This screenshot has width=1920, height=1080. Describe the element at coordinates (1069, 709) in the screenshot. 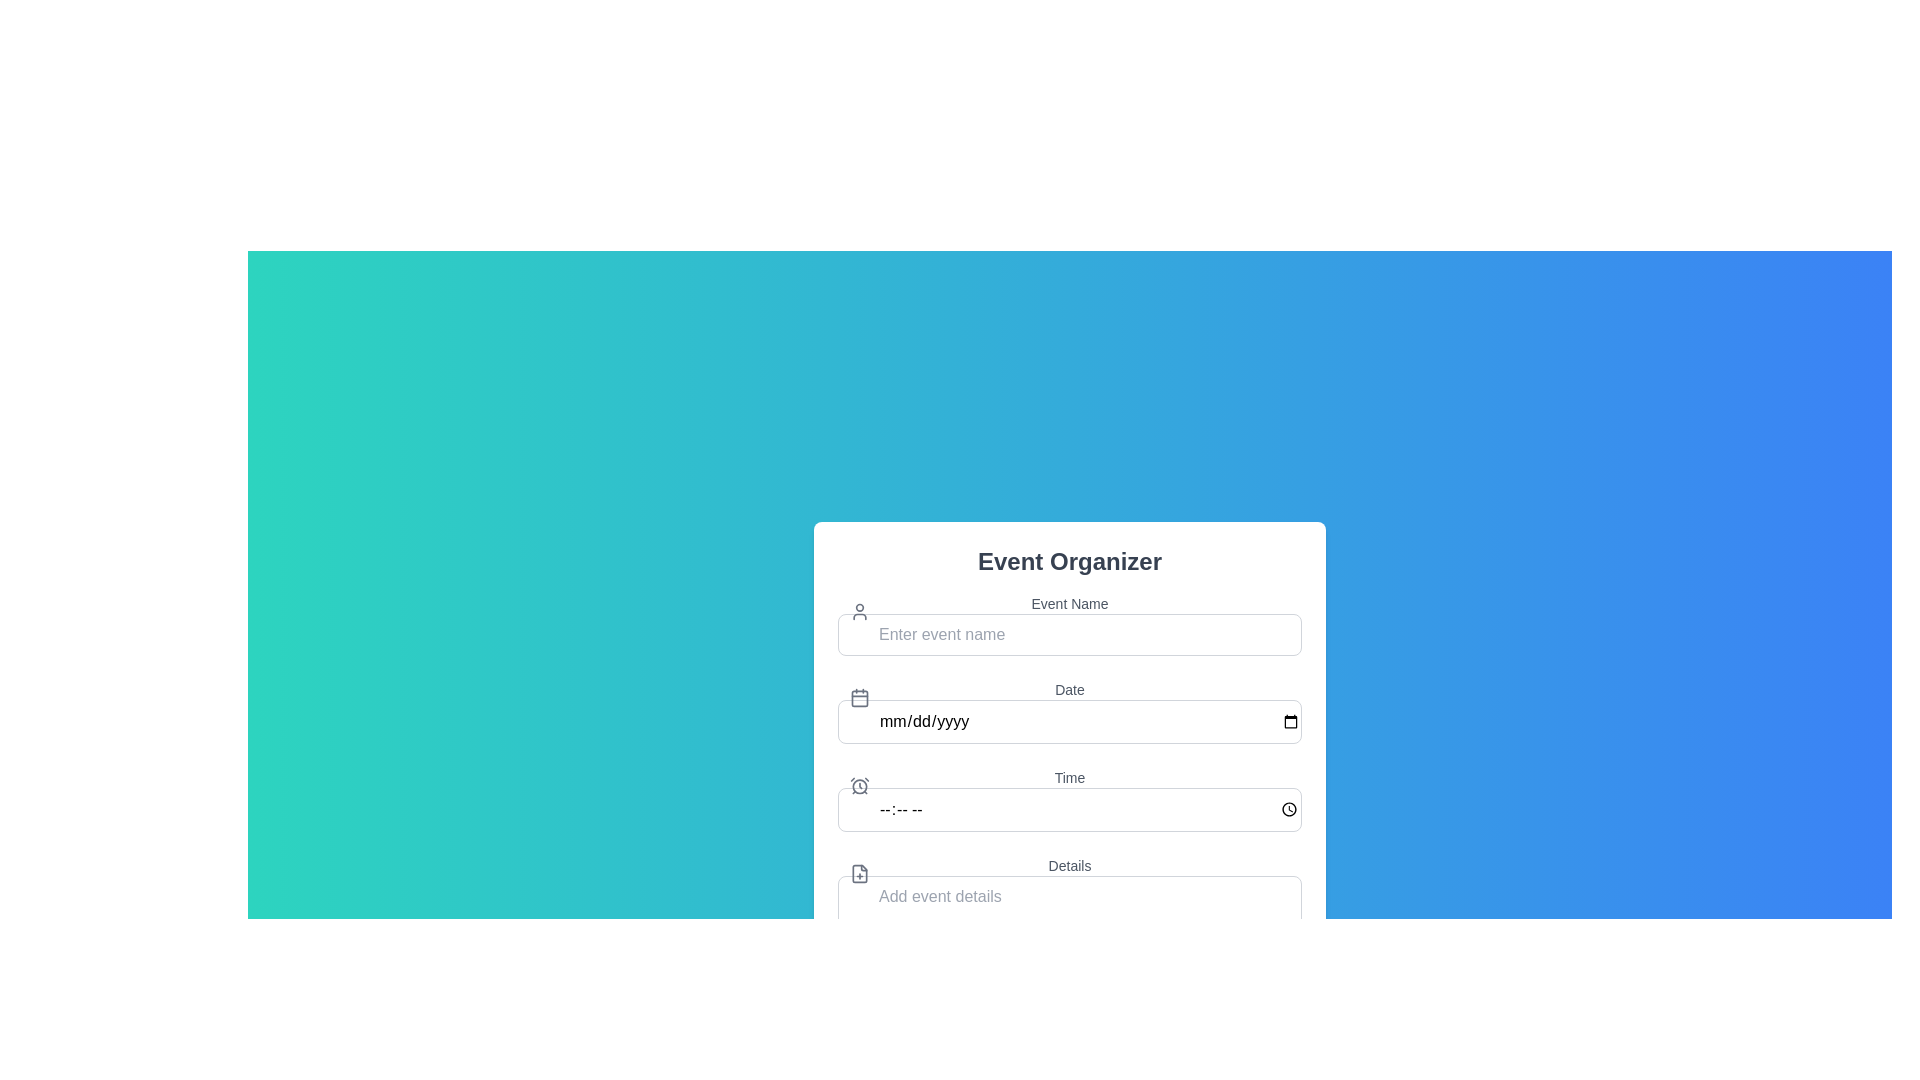

I see `the Date picker input field located in the 'Event Organizer' section, which is the second interactive field below the 'Event Name' field` at that location.